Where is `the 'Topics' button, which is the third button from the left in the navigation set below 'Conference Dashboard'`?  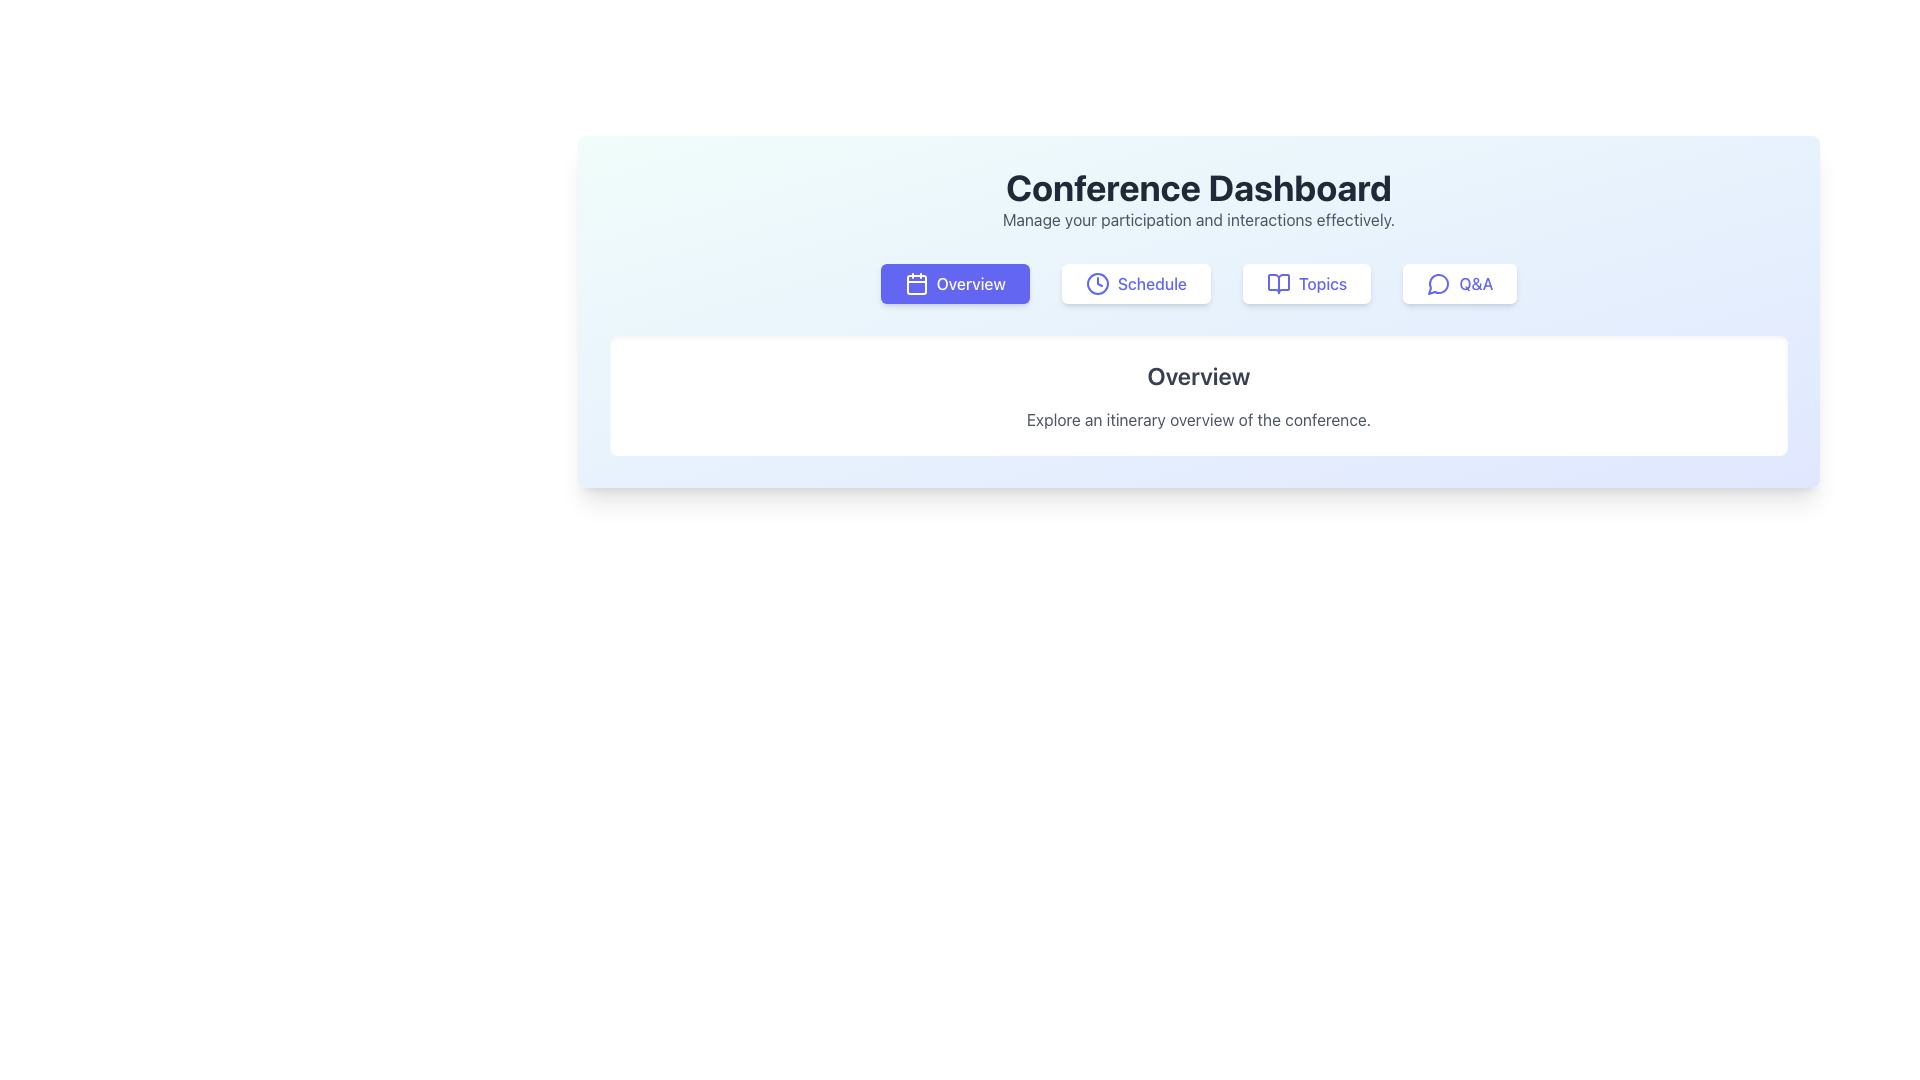 the 'Topics' button, which is the third button from the left in the navigation set below 'Conference Dashboard' is located at coordinates (1277, 284).